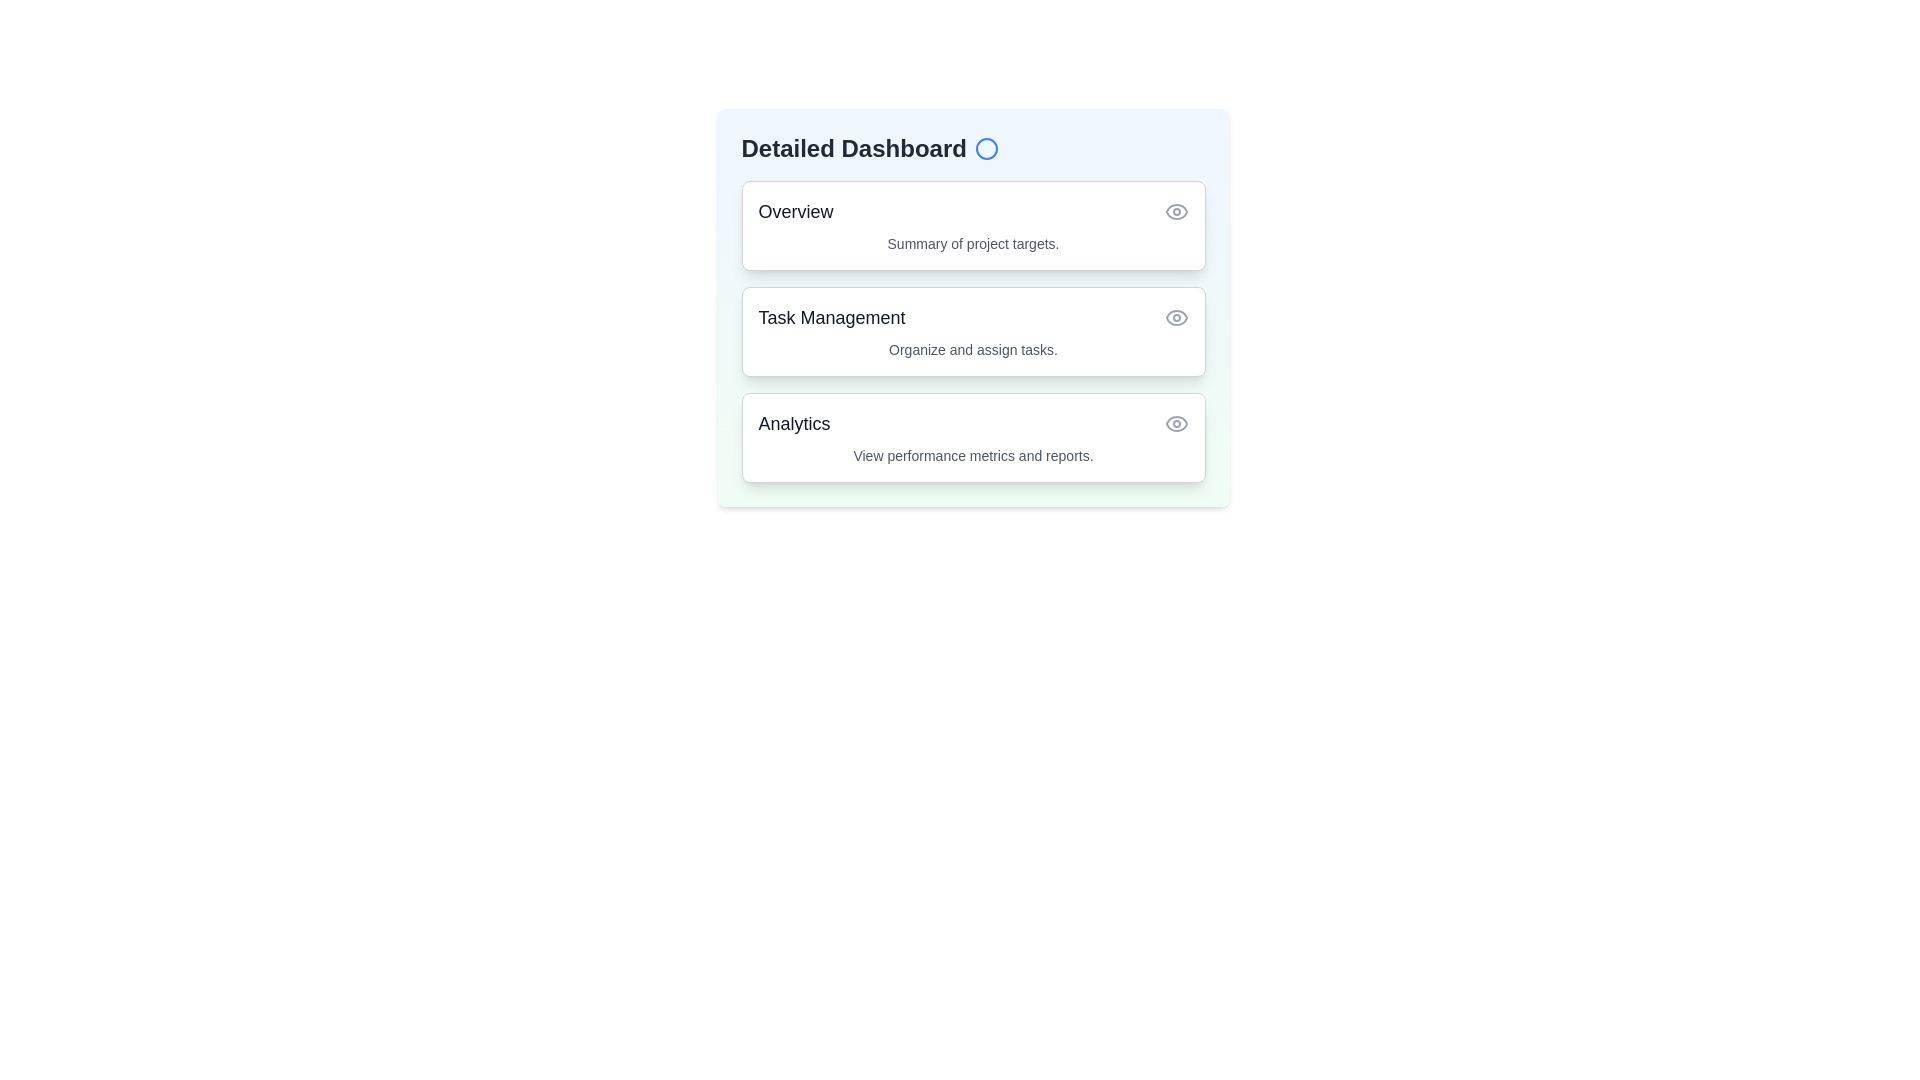 The height and width of the screenshot is (1080, 1920). I want to click on the blue circle icon beside the title, so click(986, 148).